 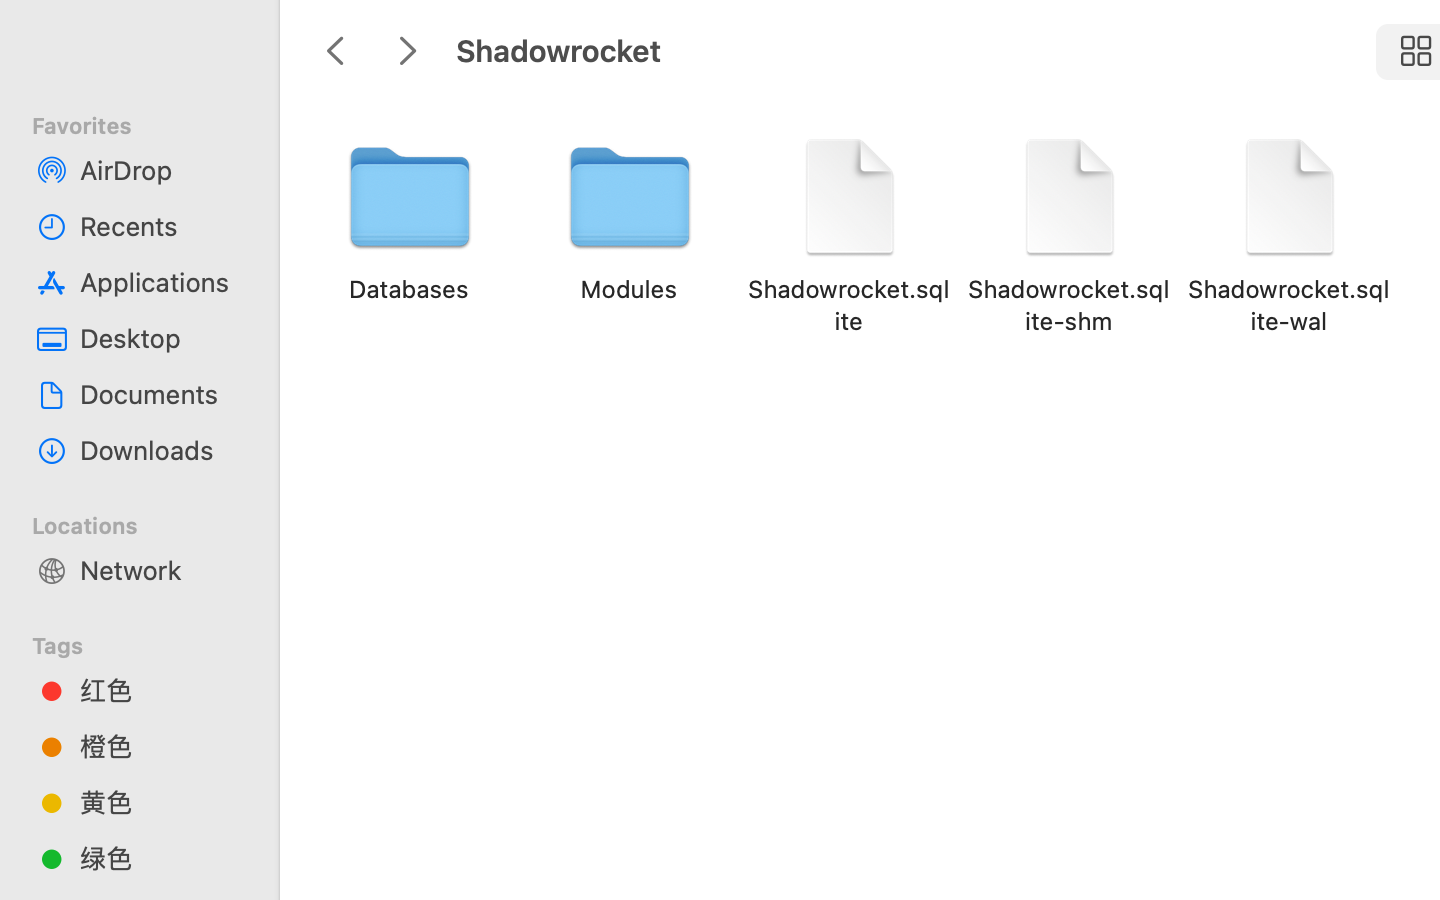 I want to click on '红色', so click(x=159, y=689).